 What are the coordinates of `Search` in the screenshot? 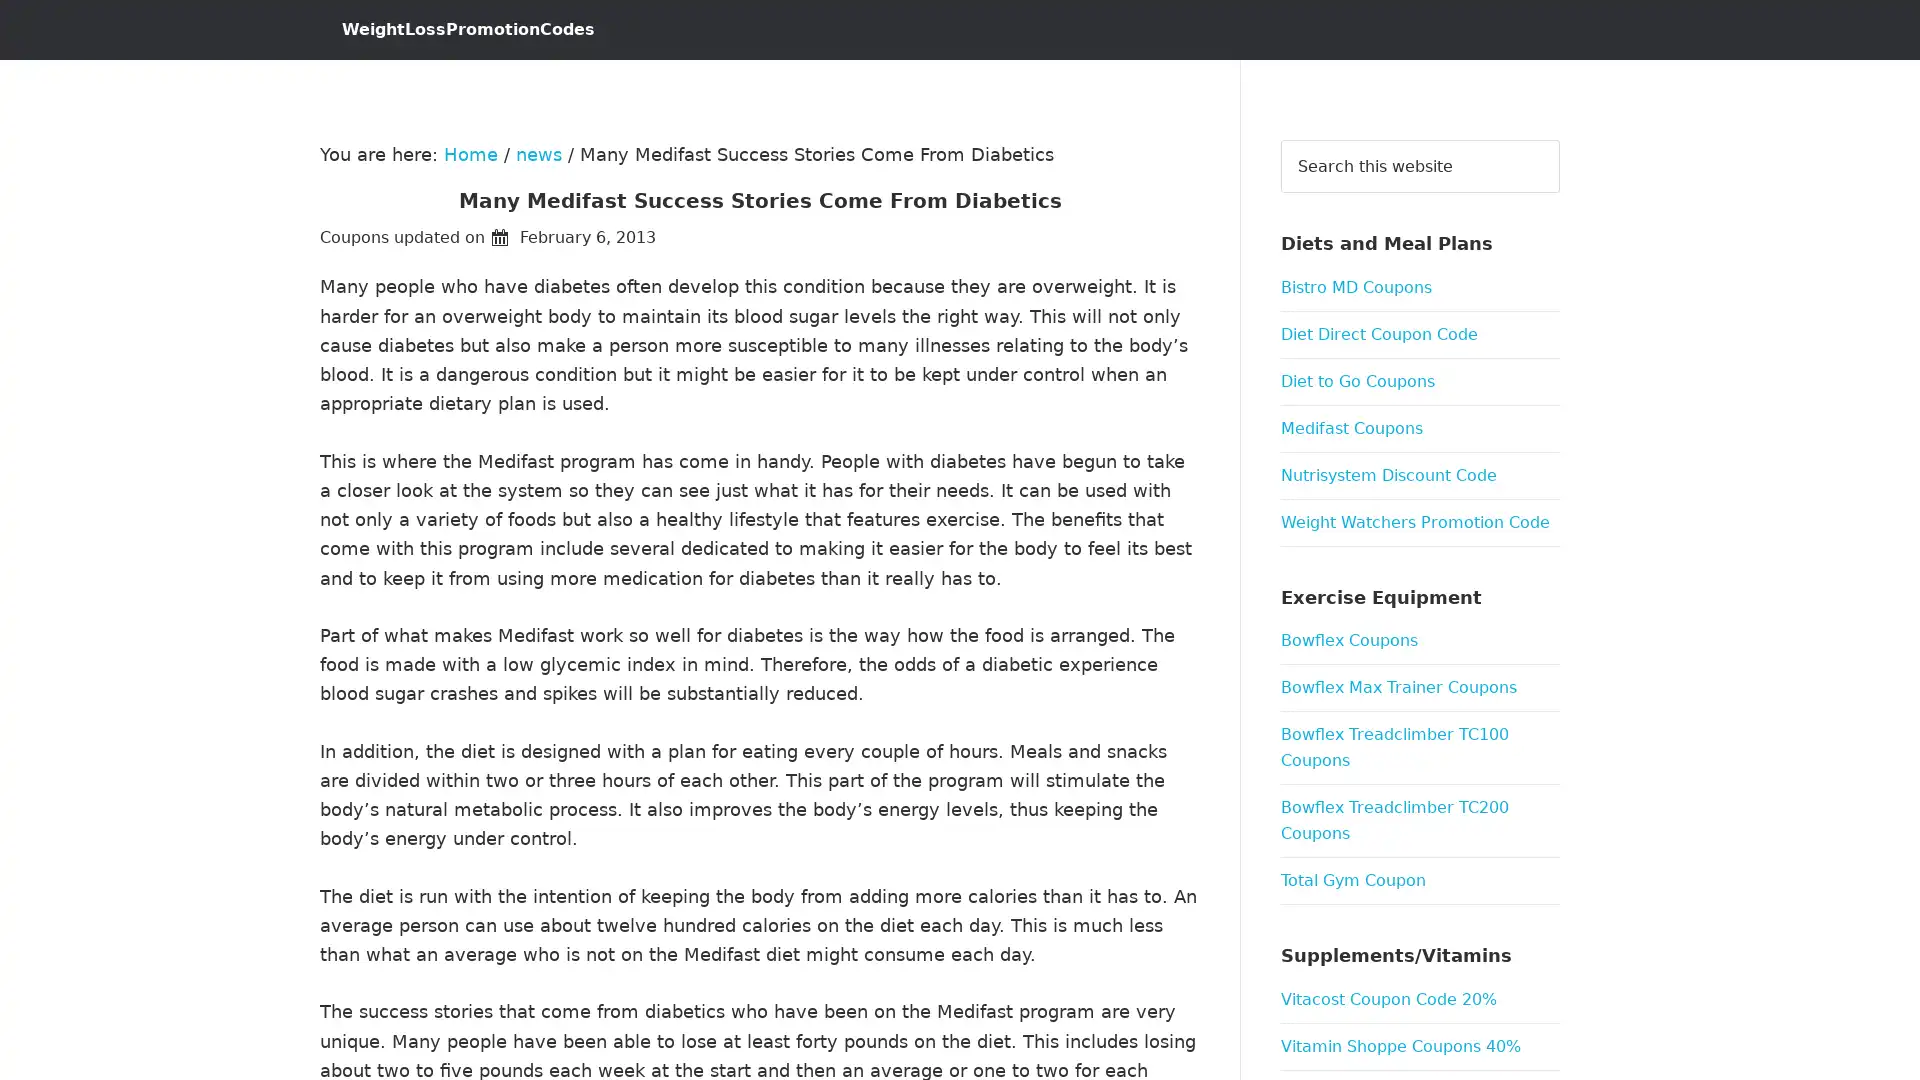 It's located at (1558, 138).